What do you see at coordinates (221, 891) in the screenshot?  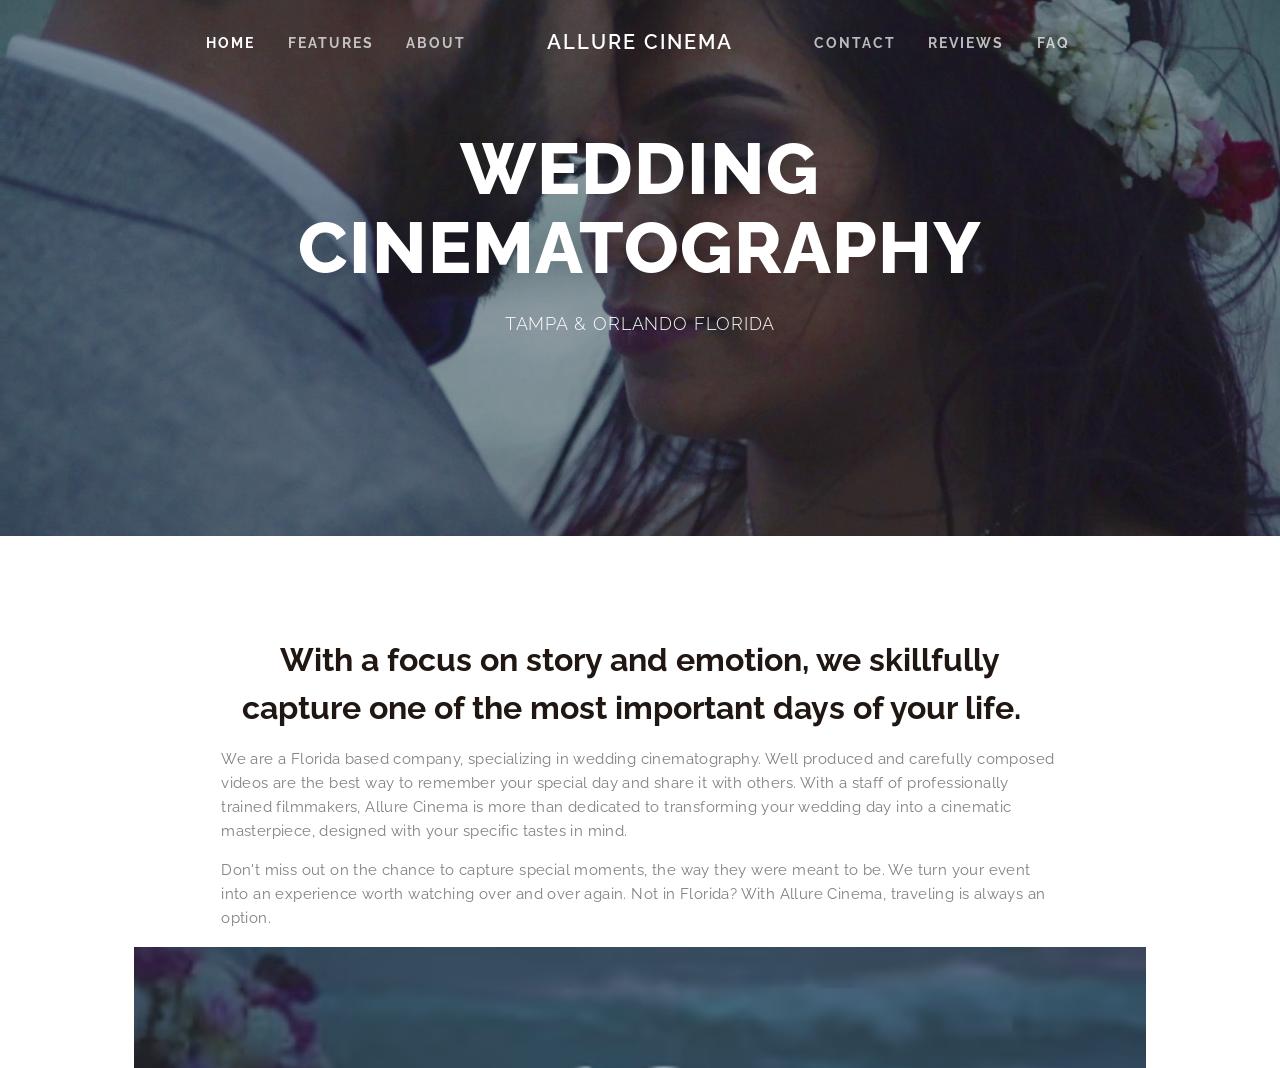 I see `'Don't miss out on the chance to capture special moments, the way they were meant to be. We turn your event into an experience worth watching over and over again. Not in Florida? With Allure Cinema, traveling is always an option.'` at bounding box center [221, 891].